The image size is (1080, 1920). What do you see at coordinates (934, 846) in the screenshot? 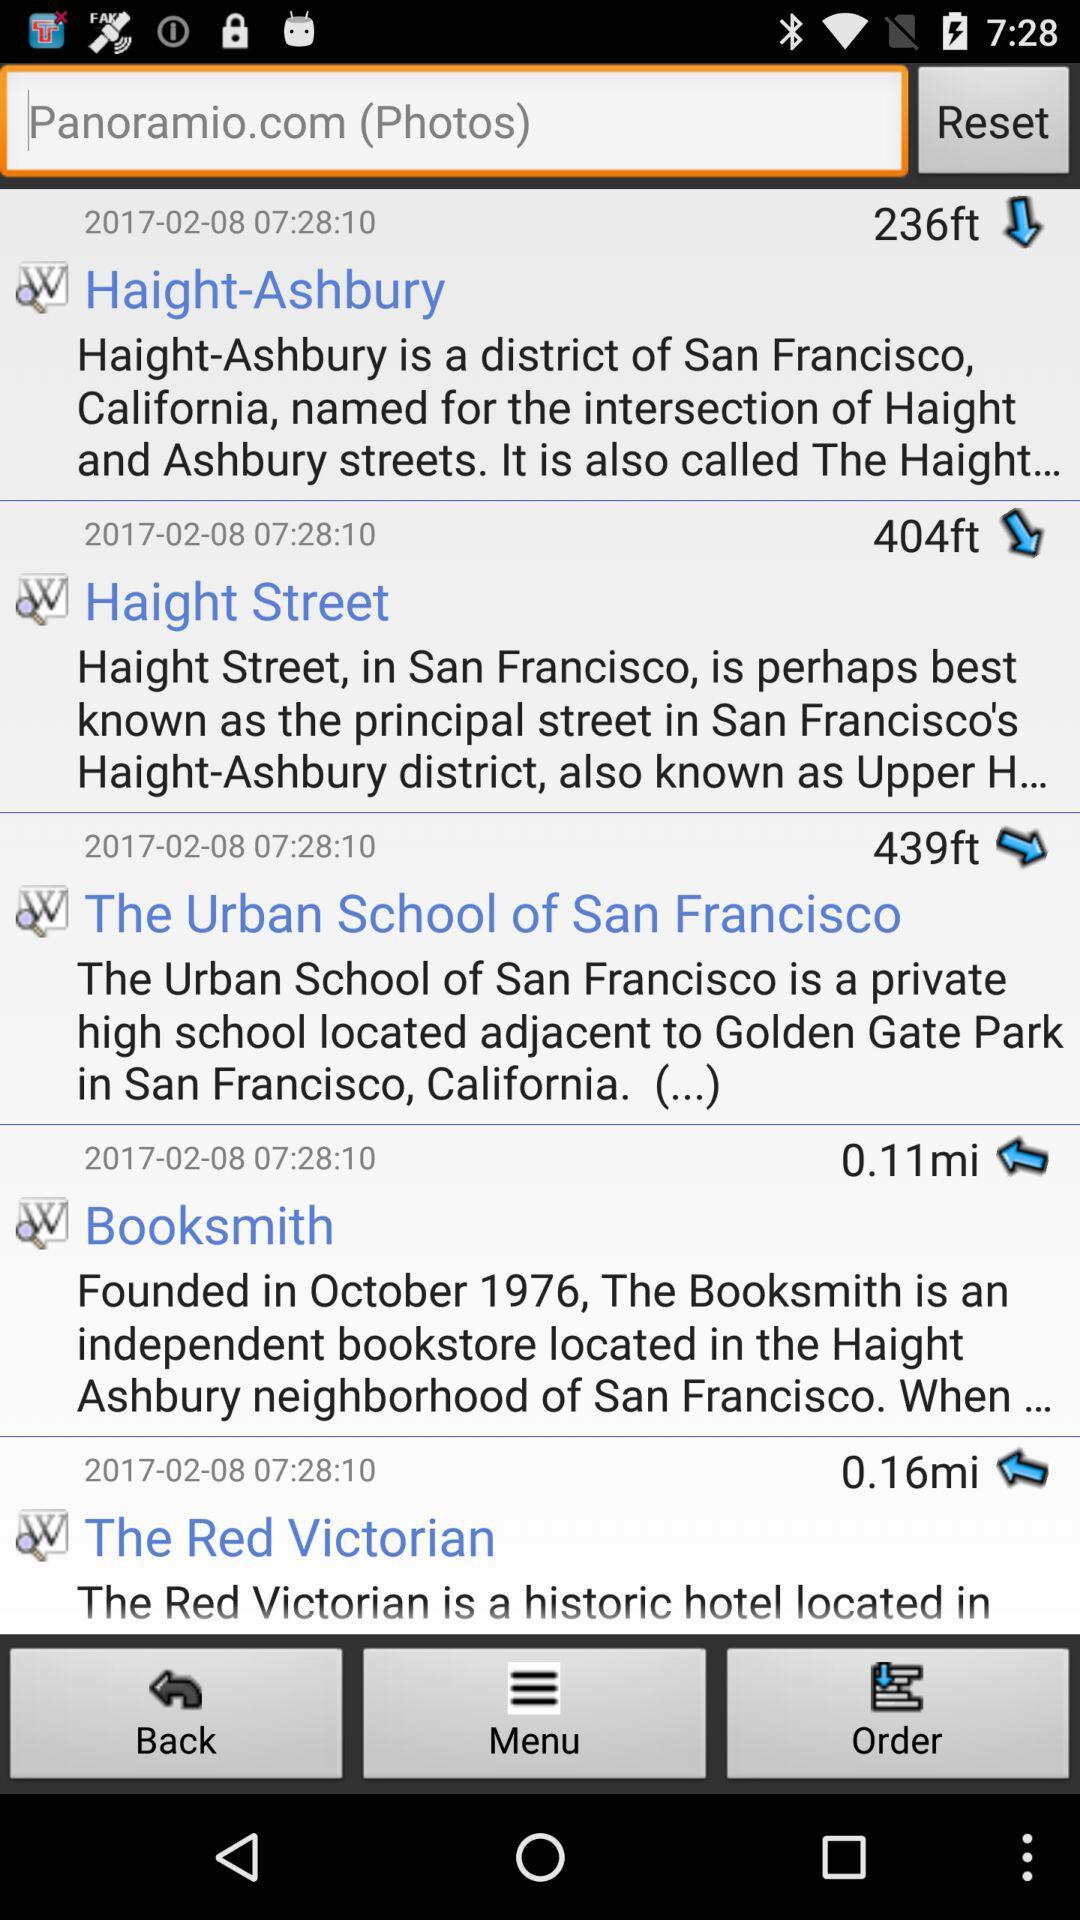
I see `the 439ft item` at bounding box center [934, 846].